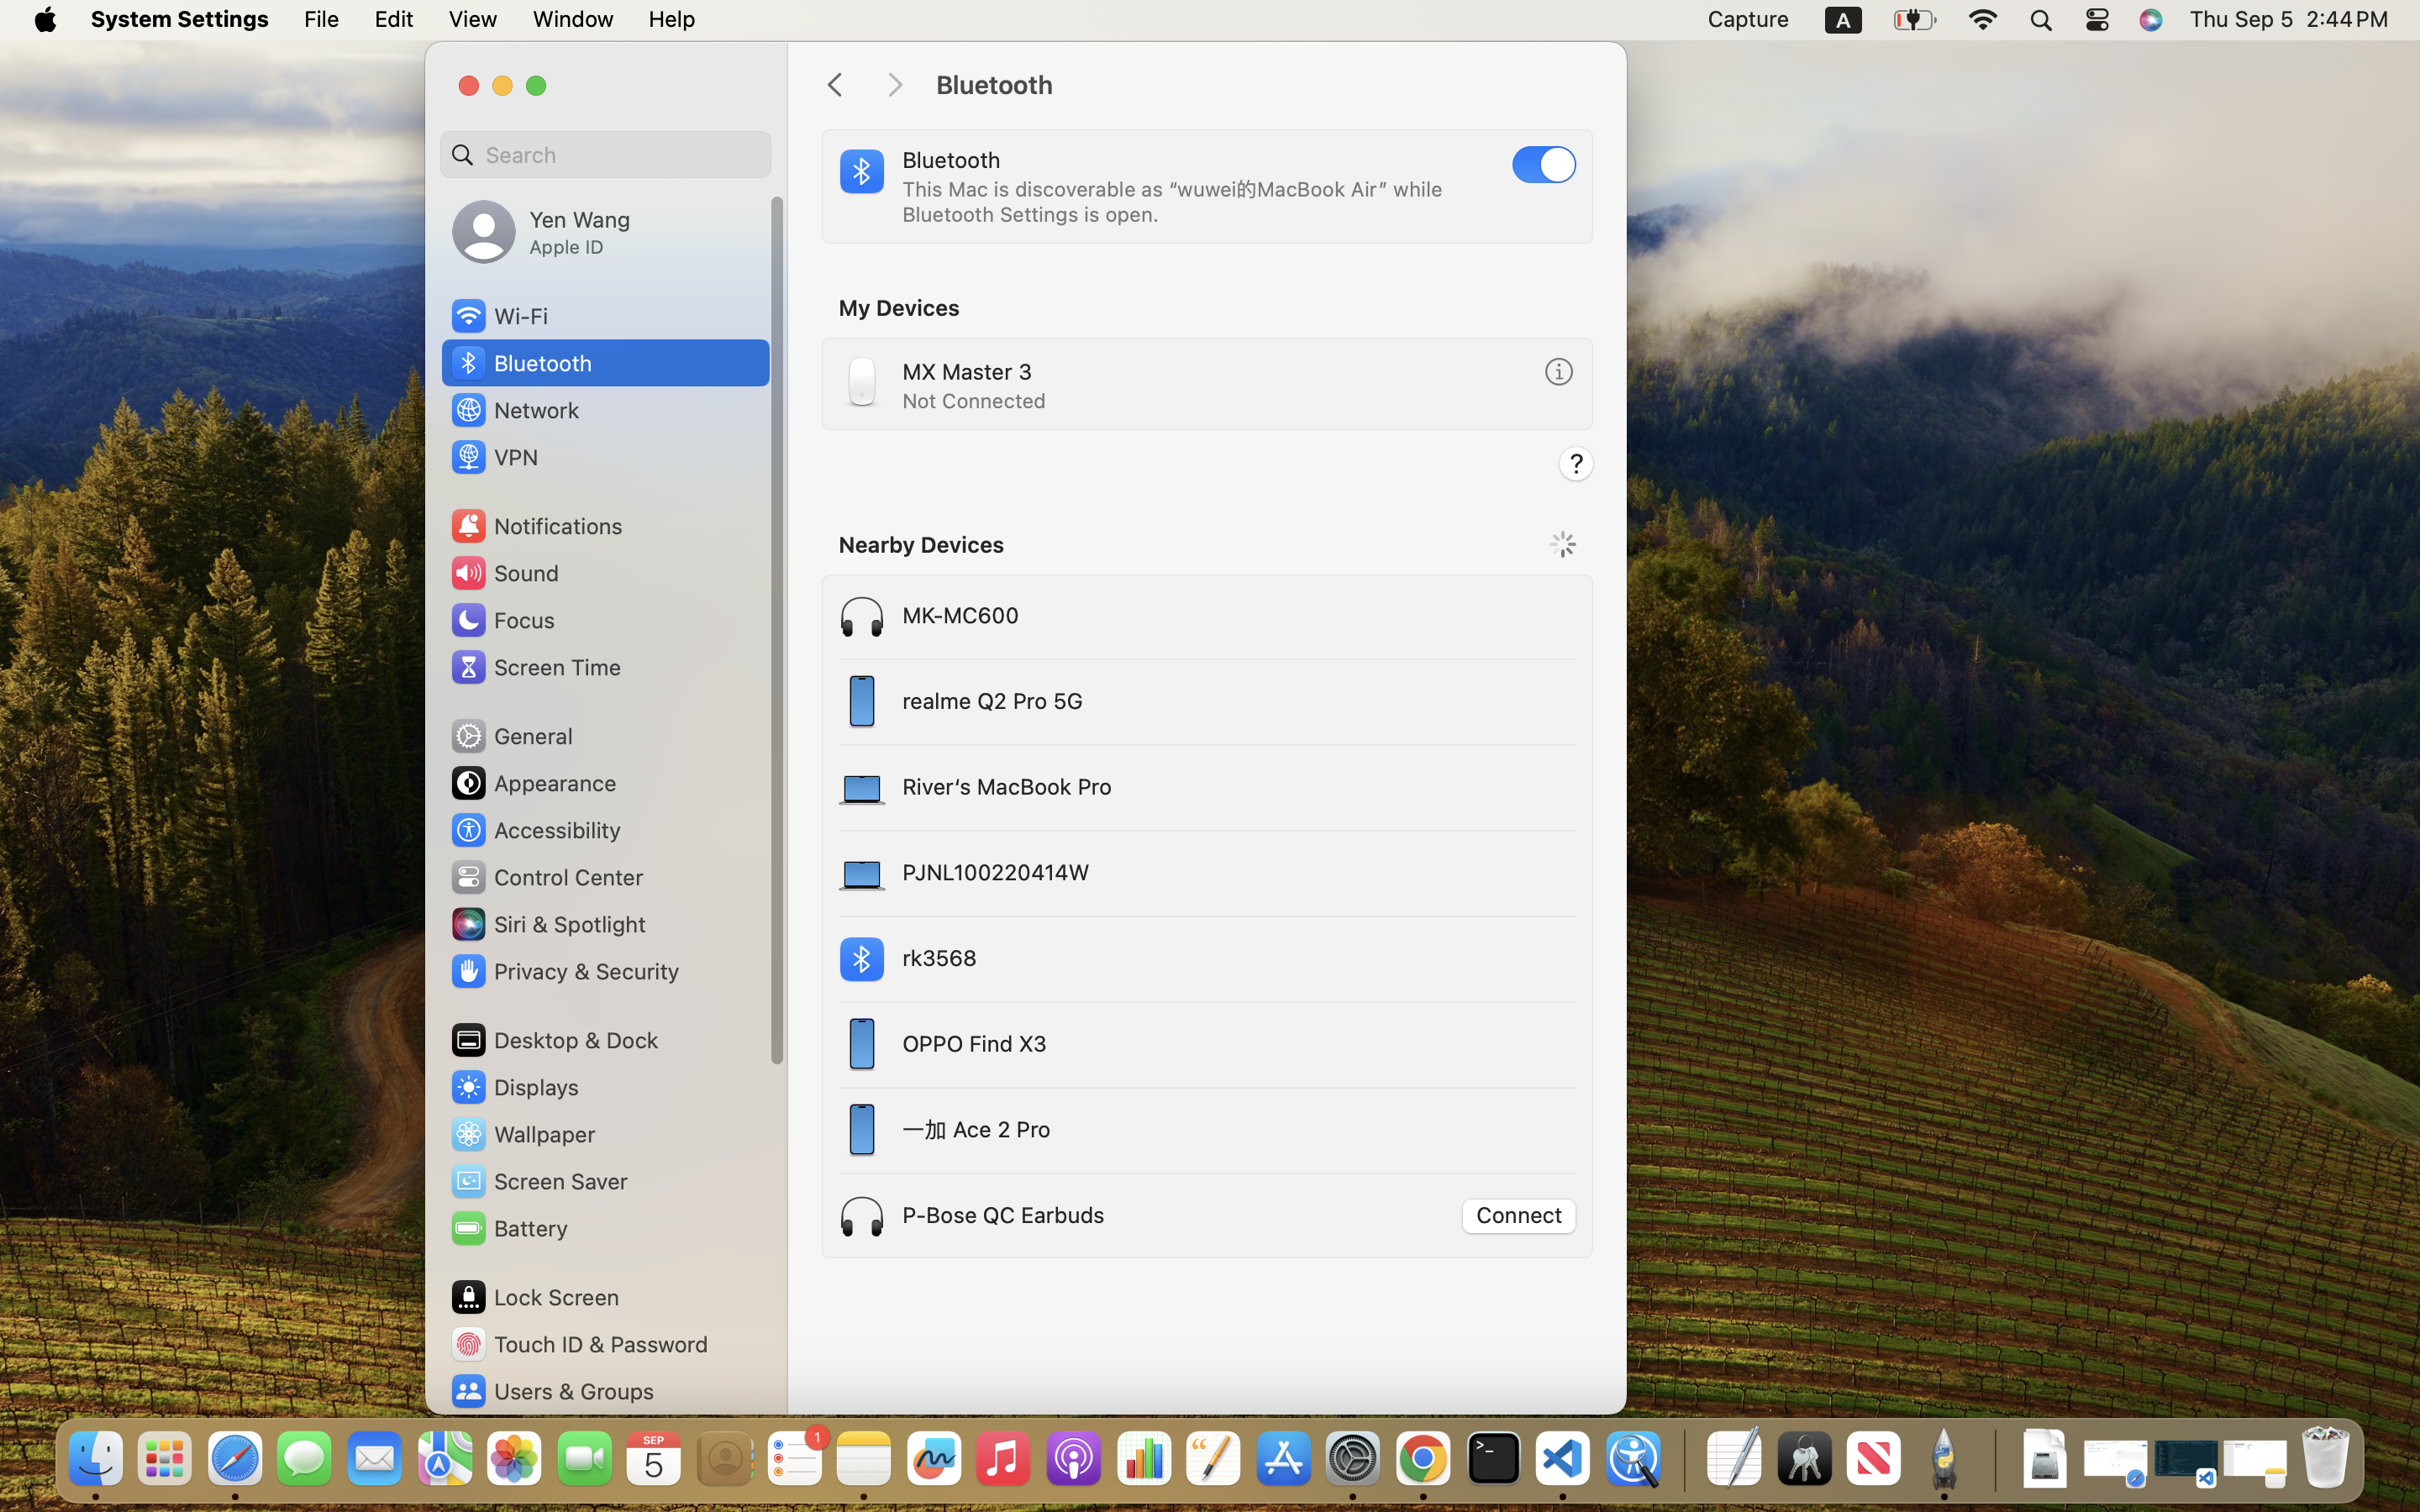  Describe the element at coordinates (539, 230) in the screenshot. I see `'Yen Wang, Apple ID'` at that location.